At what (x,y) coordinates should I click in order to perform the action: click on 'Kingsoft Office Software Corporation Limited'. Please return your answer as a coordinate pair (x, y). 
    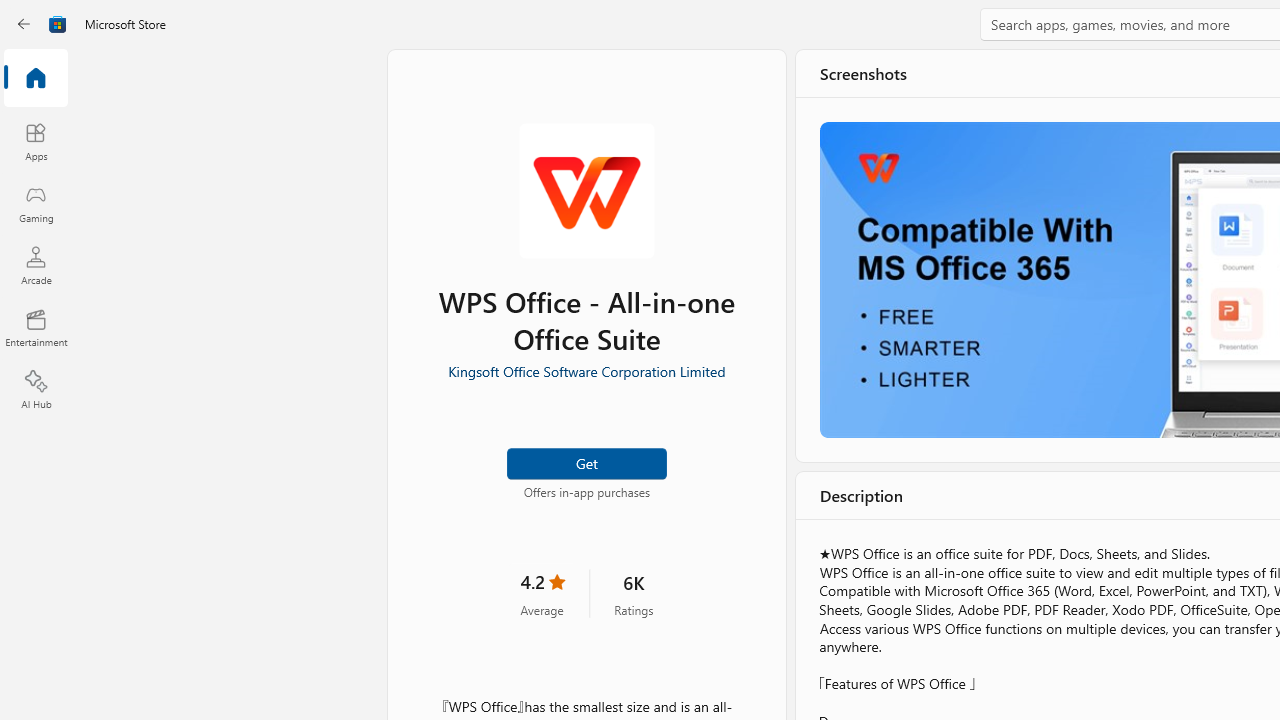
    Looking at the image, I should click on (585, 369).